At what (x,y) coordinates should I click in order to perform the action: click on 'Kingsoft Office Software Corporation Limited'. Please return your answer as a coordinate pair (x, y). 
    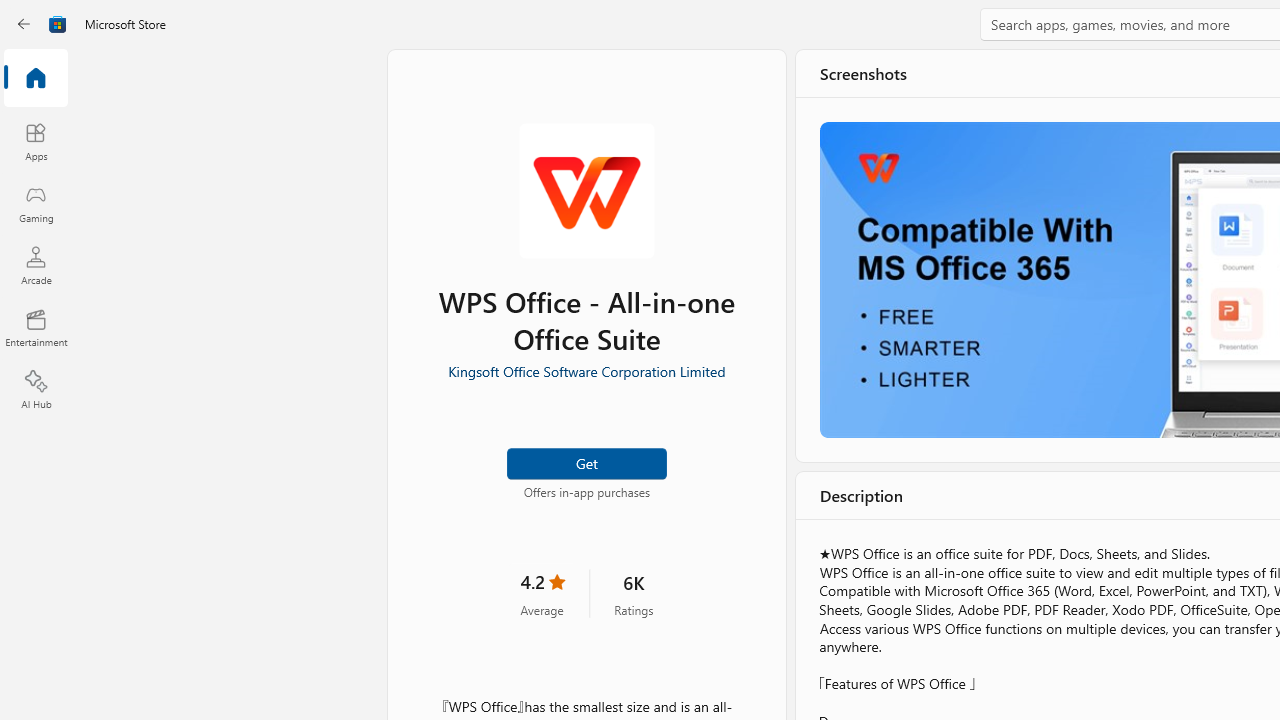
    Looking at the image, I should click on (585, 369).